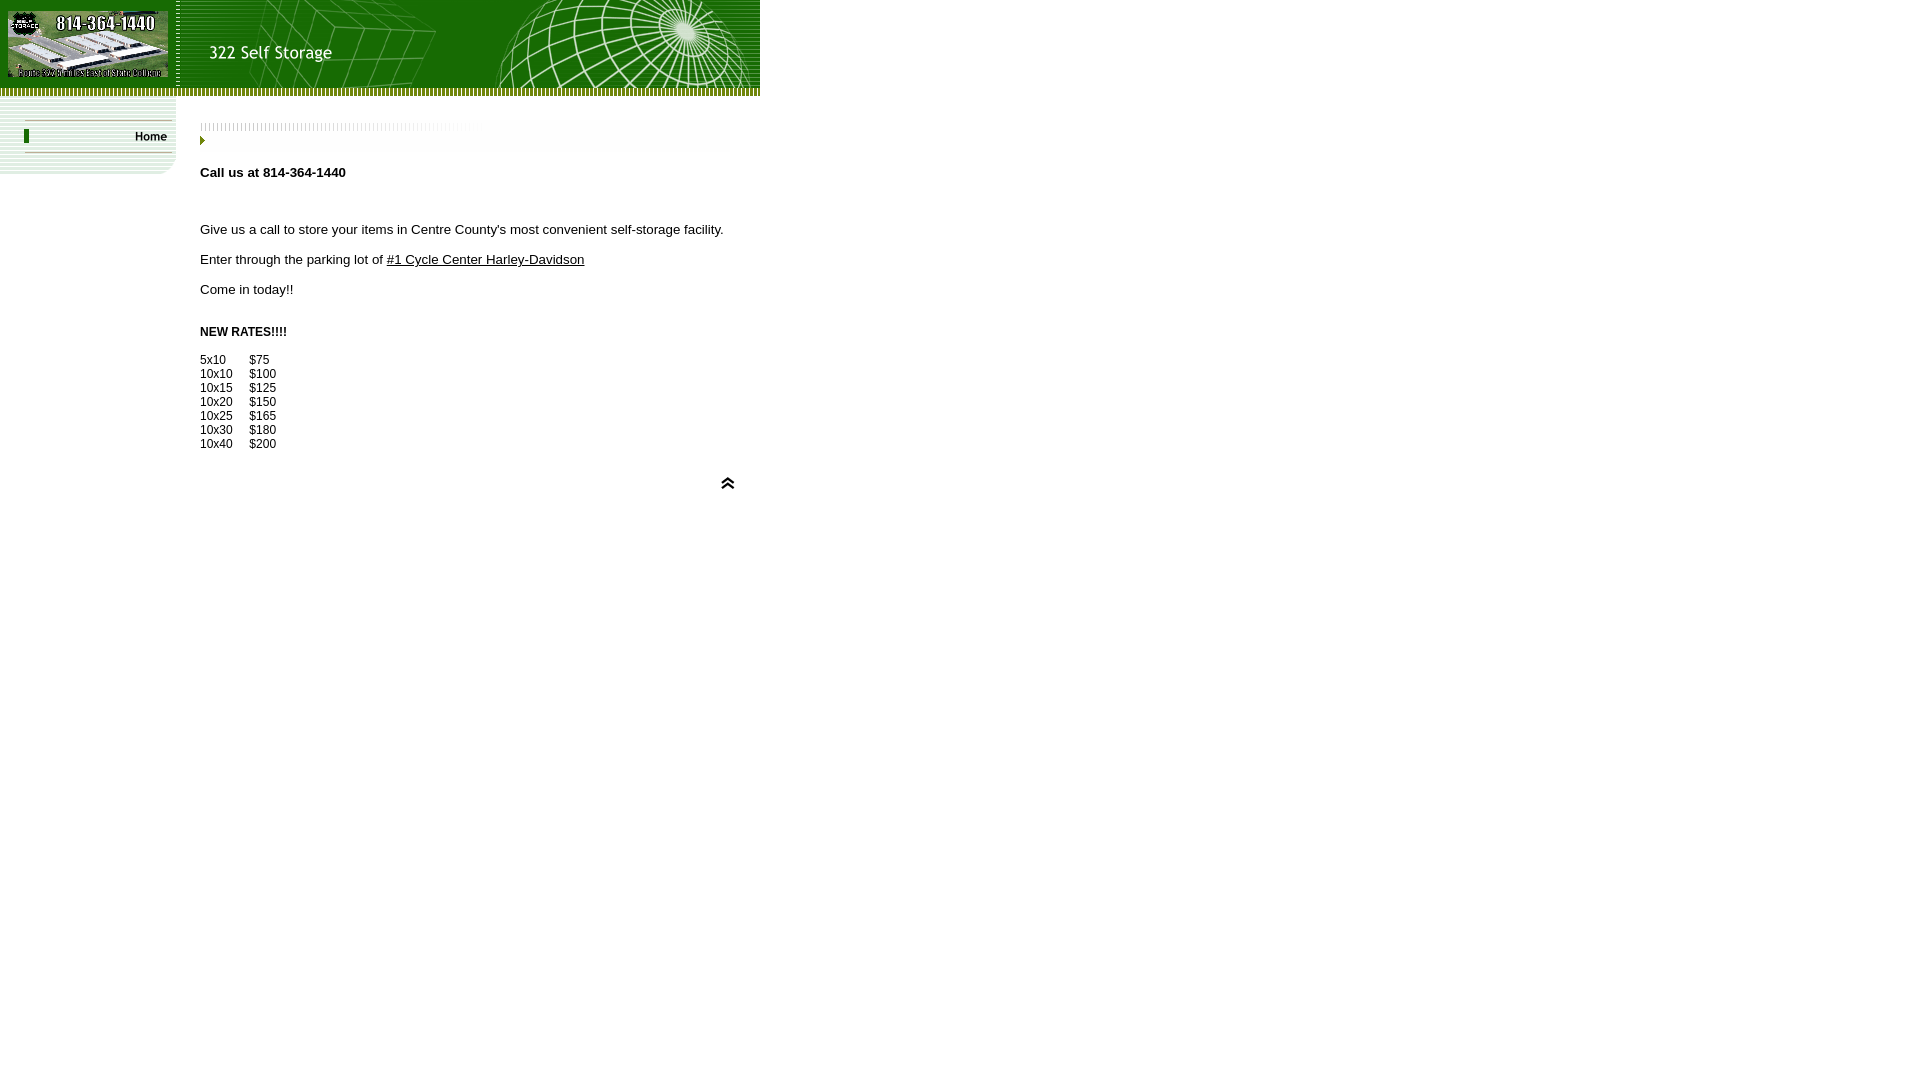 The height and width of the screenshot is (1080, 1920). I want to click on '#1 Cycle Center Harley-Davidson', so click(485, 258).